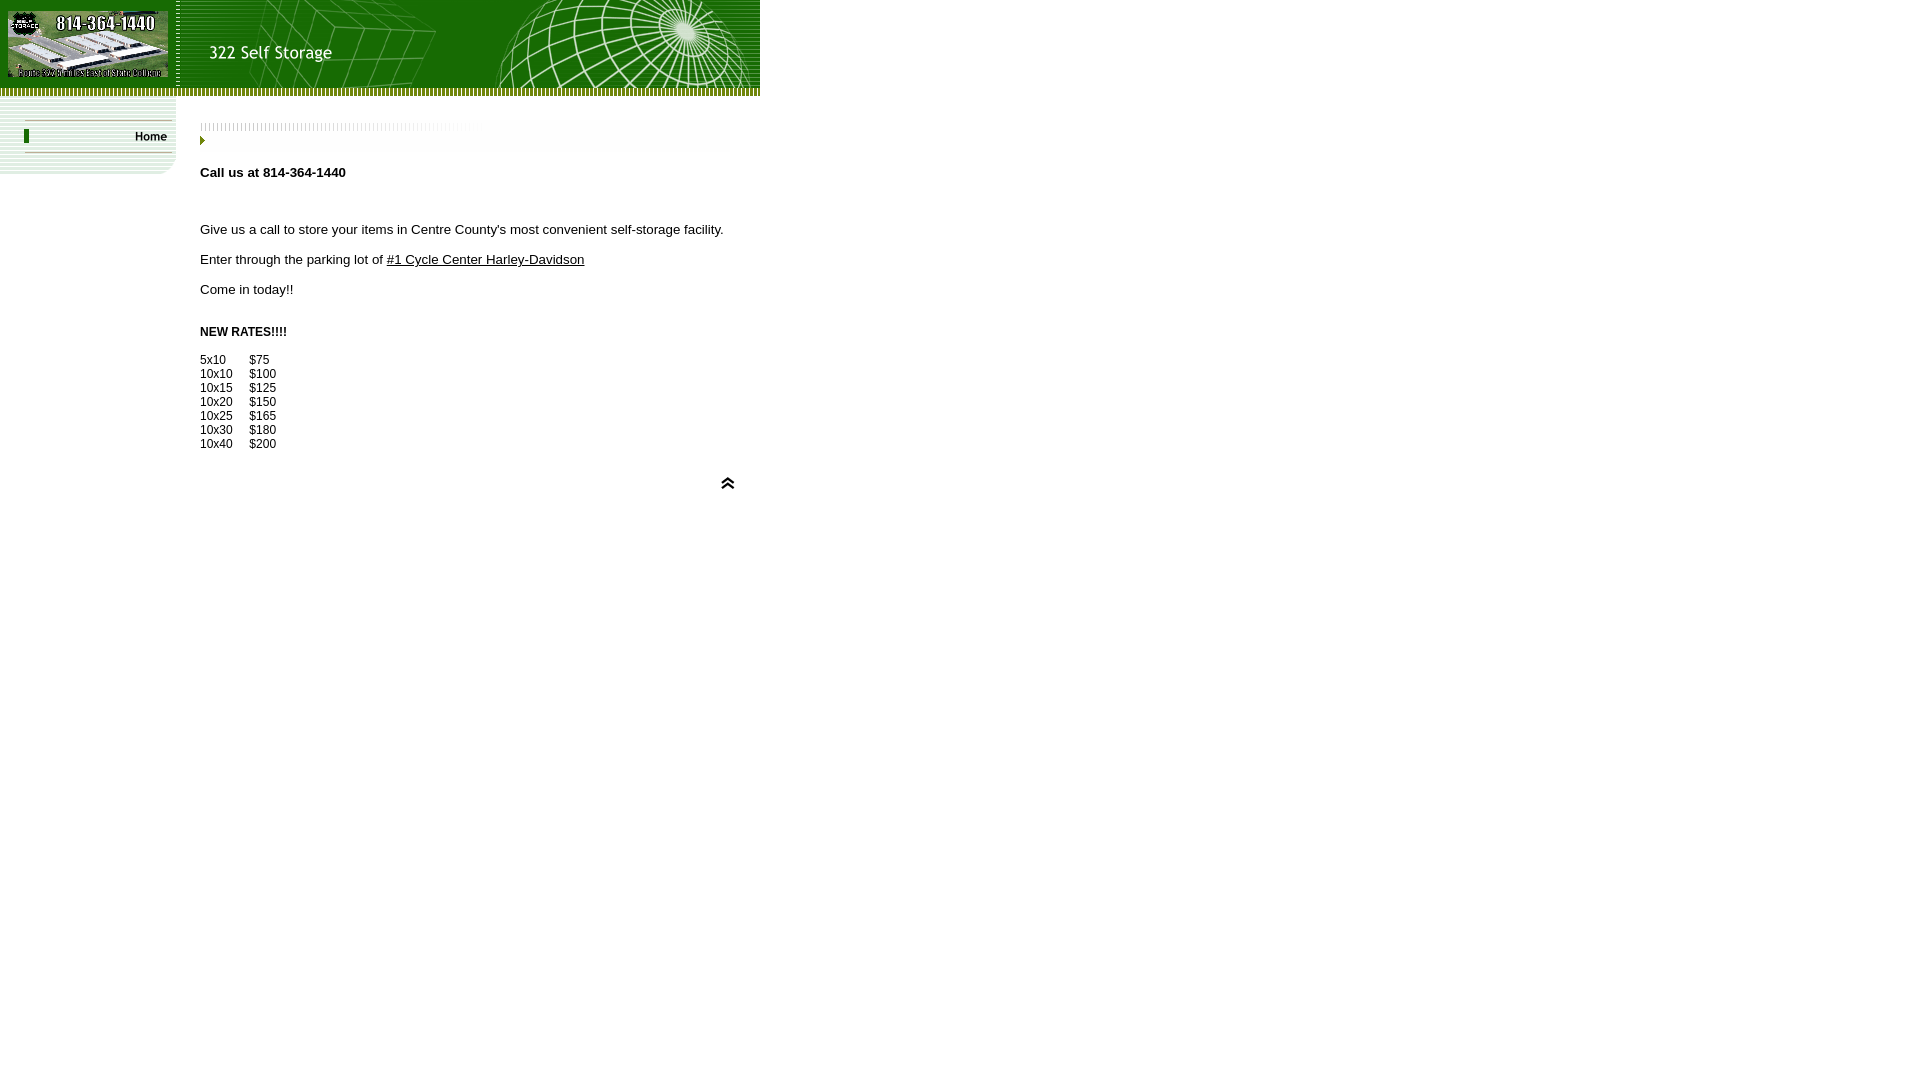 The height and width of the screenshot is (1080, 1920). I want to click on '#1 Cycle Center Harley-Davidson', so click(485, 258).